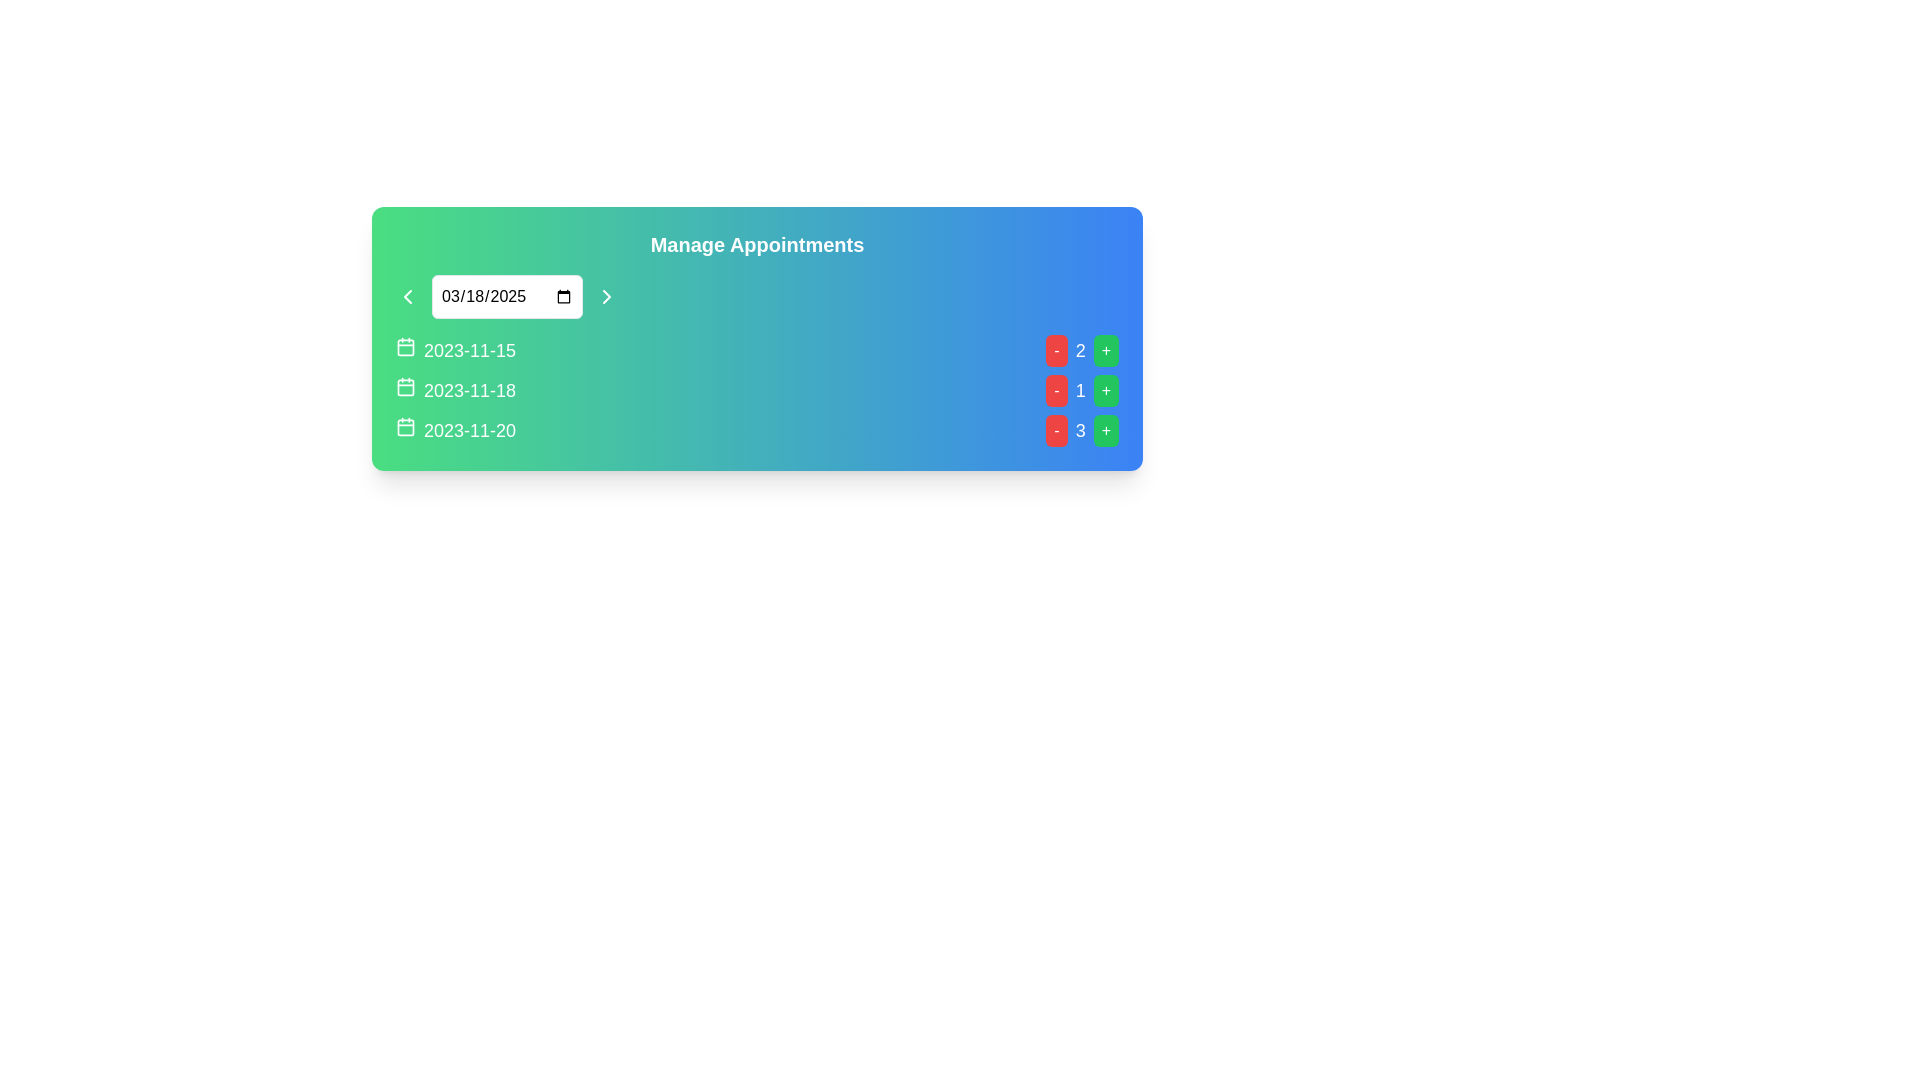 The width and height of the screenshot is (1920, 1080). I want to click on the non-interactive display Text Label that shows a numeric value, centrally aligned between the '-' and '+' buttons in the uppermost row of the layout's right section, so click(1079, 350).